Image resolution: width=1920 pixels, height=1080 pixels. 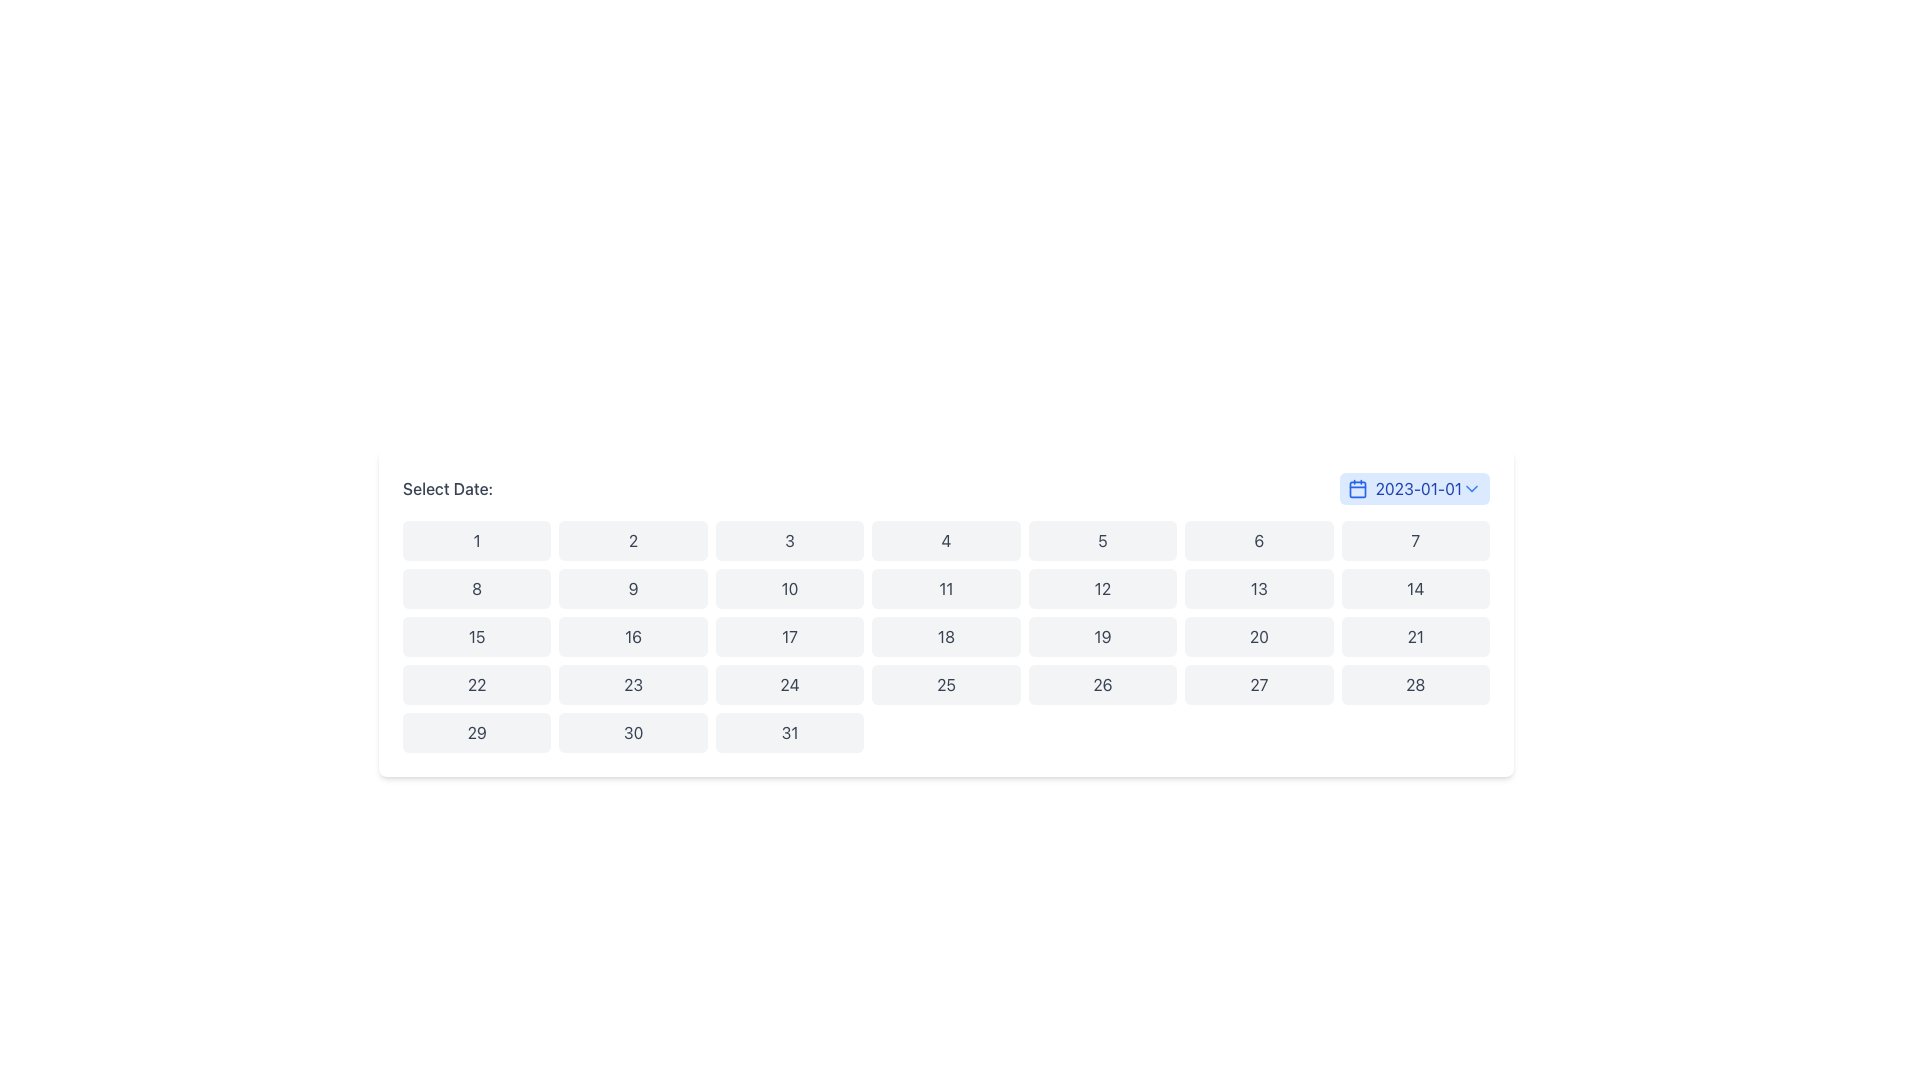 I want to click on the button labeled '26' with a light gray background and darker gray text, so click(x=1101, y=684).